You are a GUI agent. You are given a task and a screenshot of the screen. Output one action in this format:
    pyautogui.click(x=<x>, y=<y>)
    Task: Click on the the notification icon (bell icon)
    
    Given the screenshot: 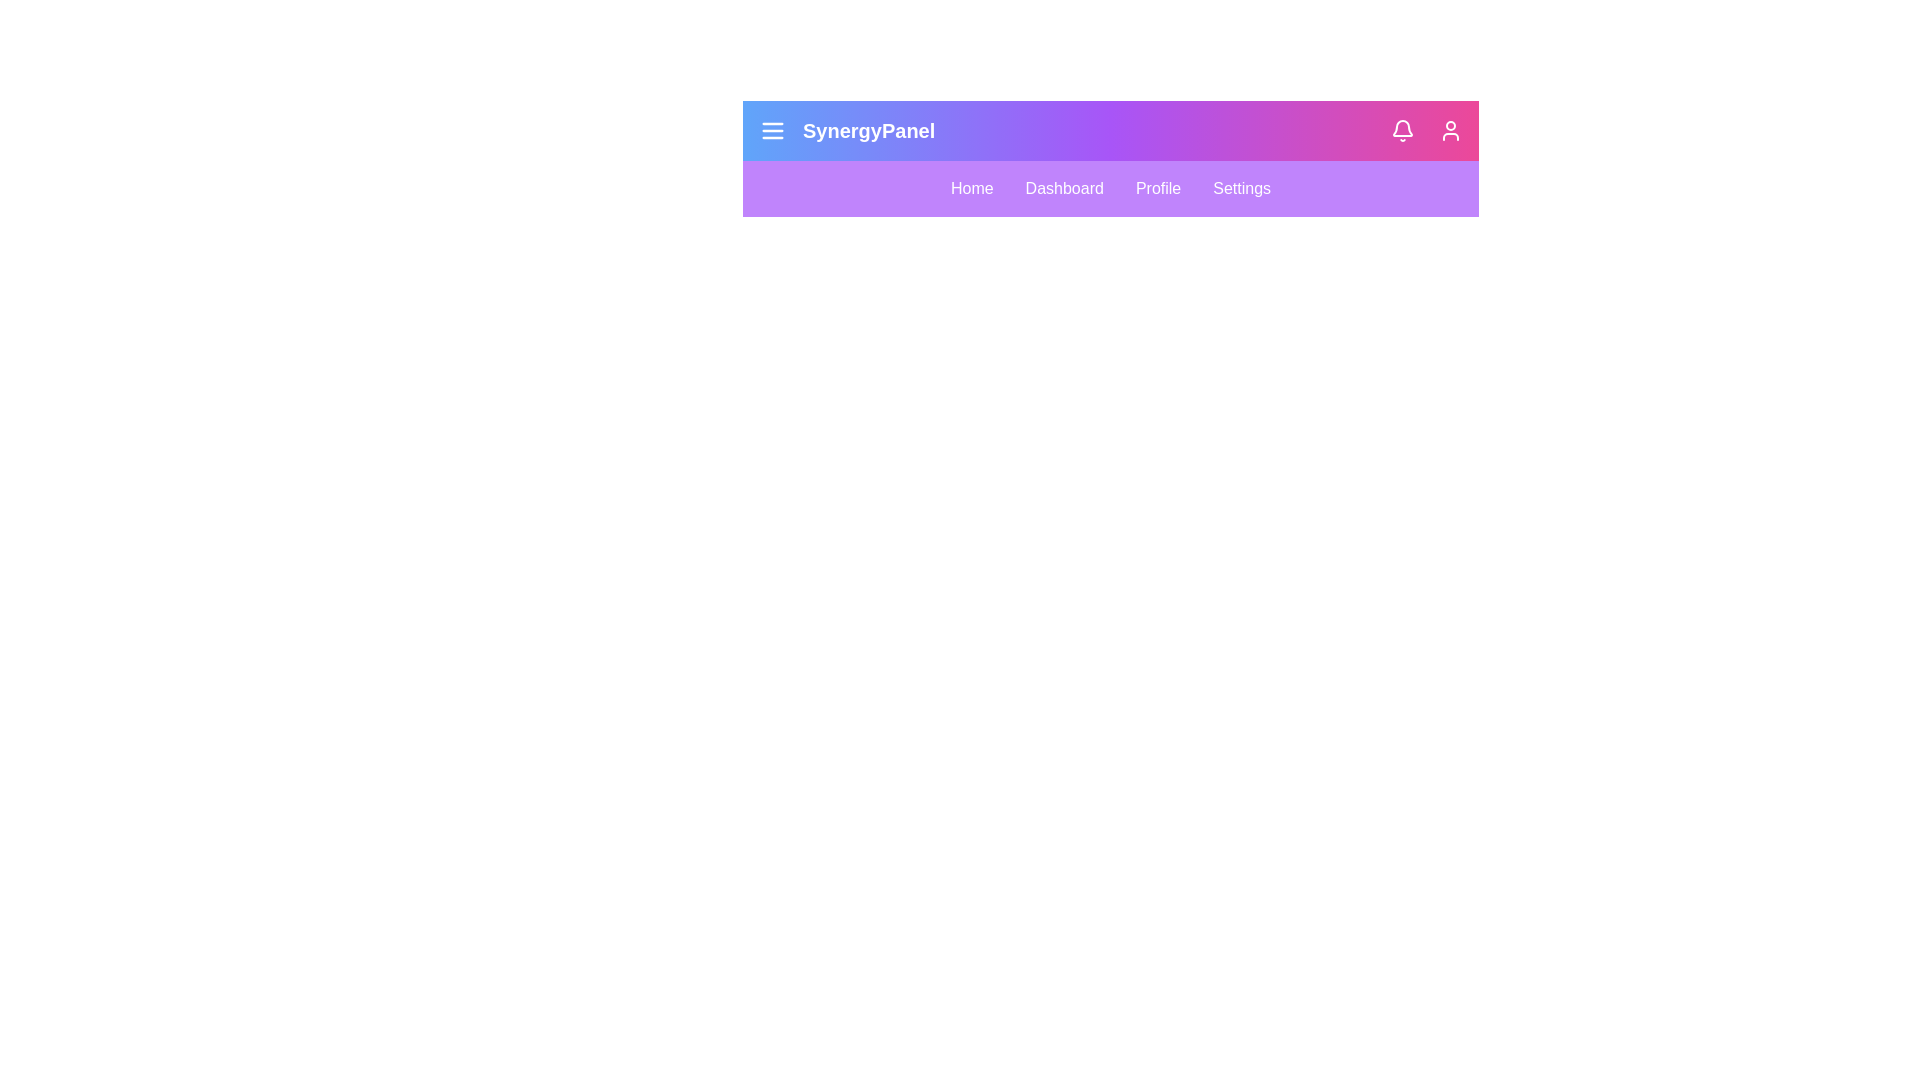 What is the action you would take?
    pyautogui.click(x=1401, y=131)
    